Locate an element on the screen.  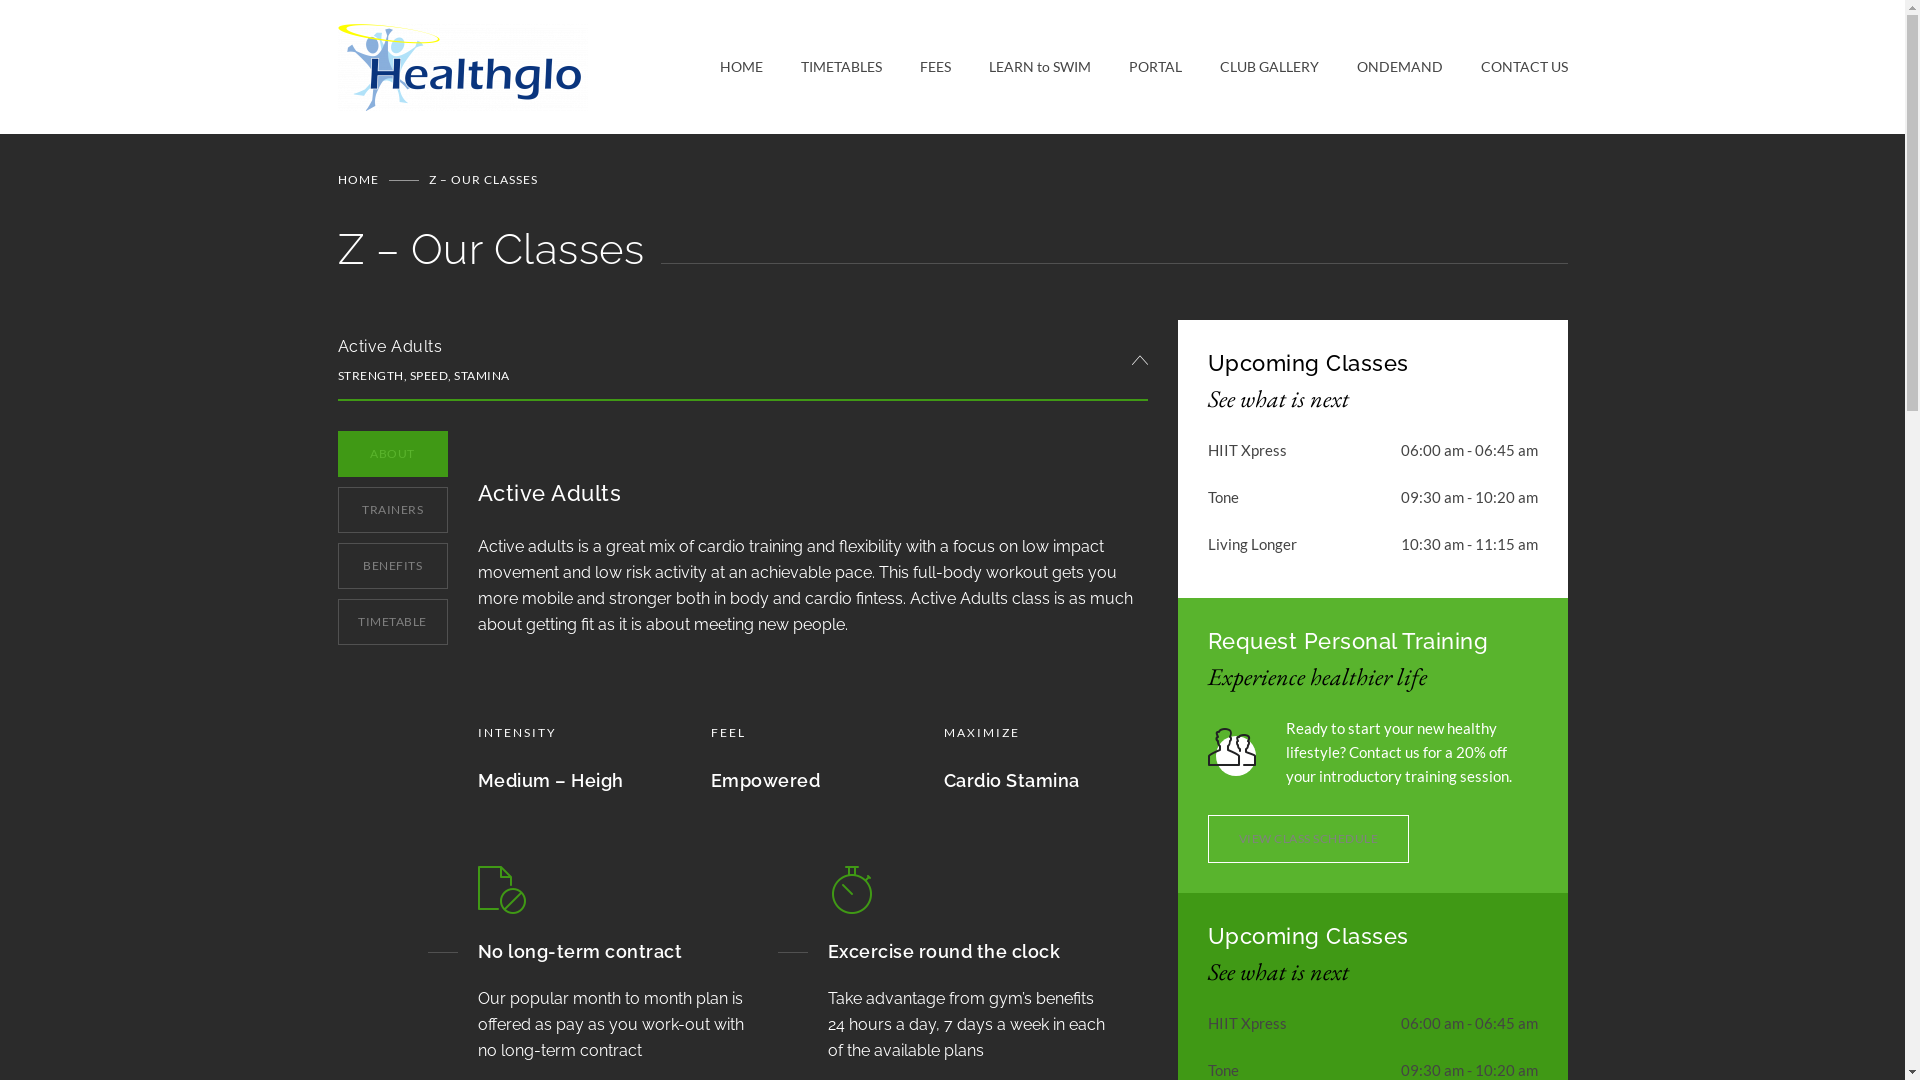
'TIMETABLES' is located at coordinates (821, 65).